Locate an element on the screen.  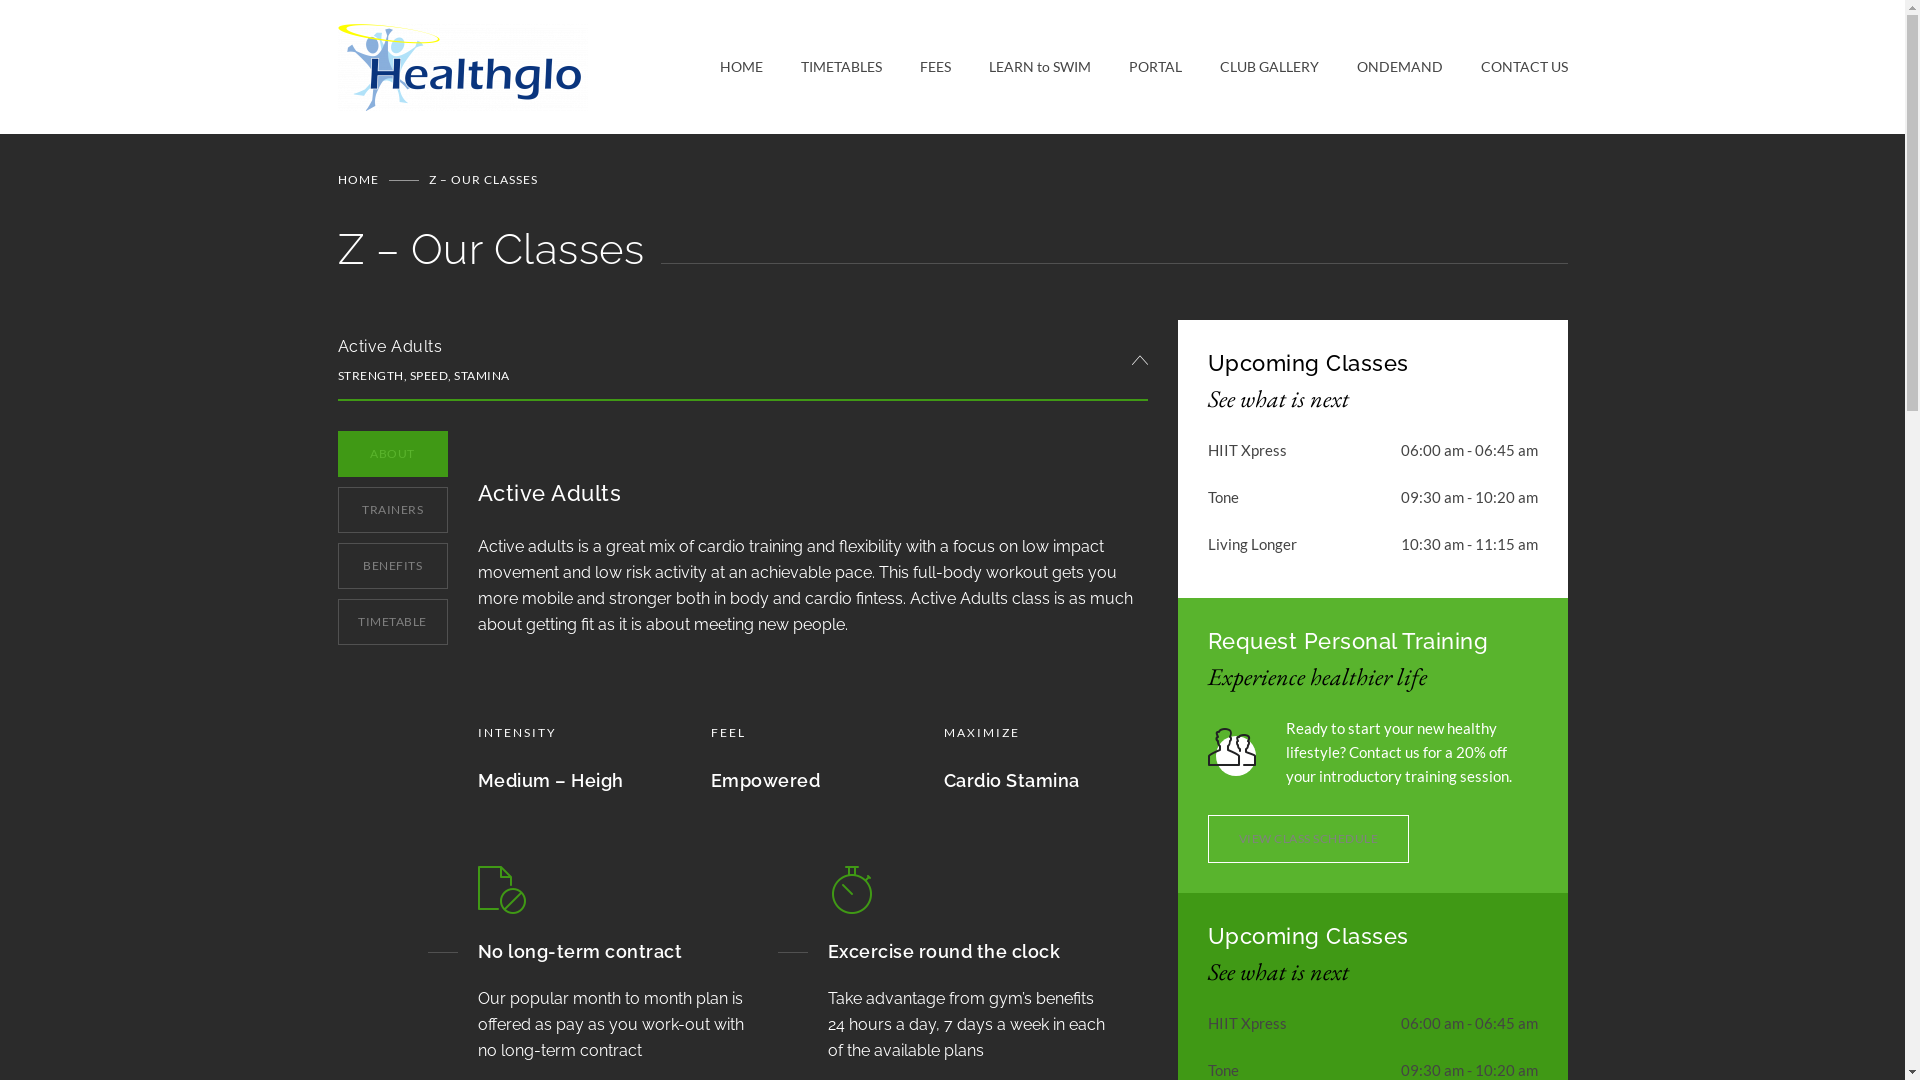
'TIMETABLES' is located at coordinates (821, 65).